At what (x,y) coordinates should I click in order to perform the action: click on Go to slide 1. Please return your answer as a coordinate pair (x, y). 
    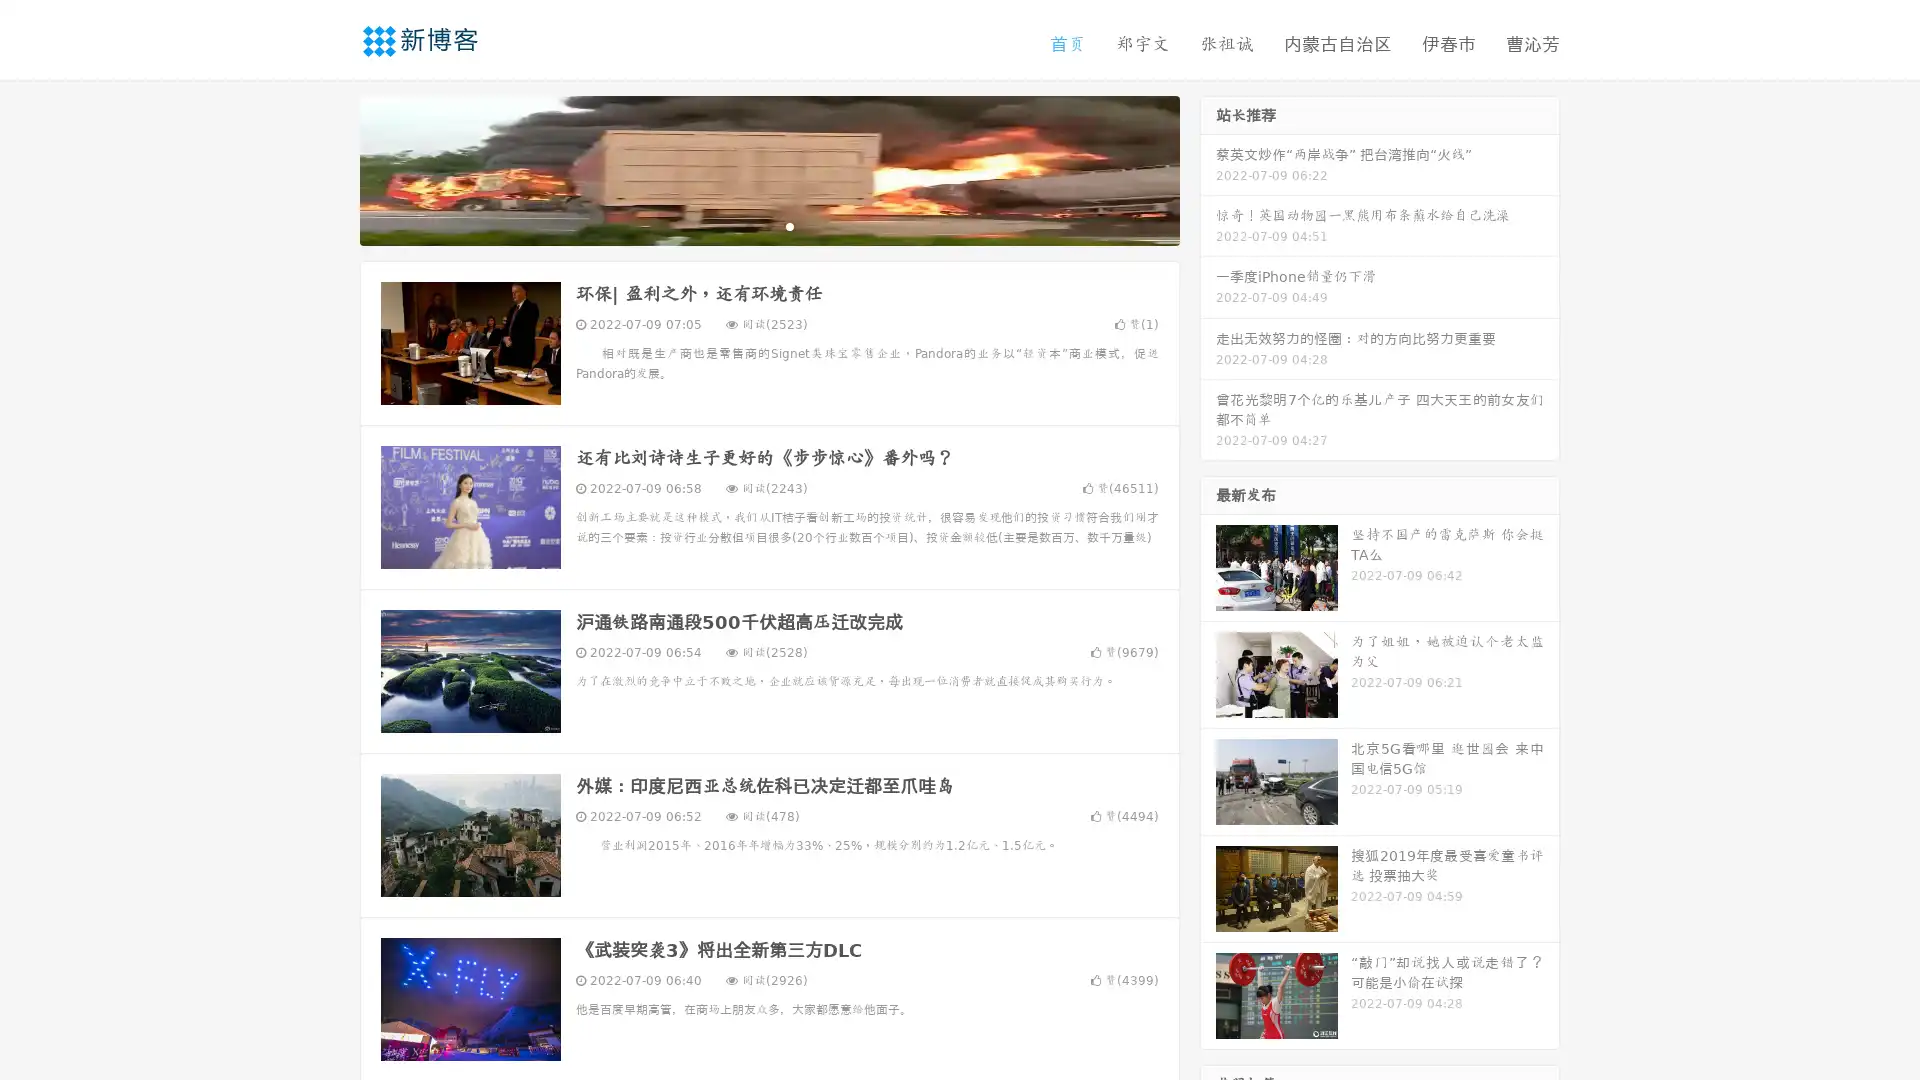
    Looking at the image, I should click on (748, 225).